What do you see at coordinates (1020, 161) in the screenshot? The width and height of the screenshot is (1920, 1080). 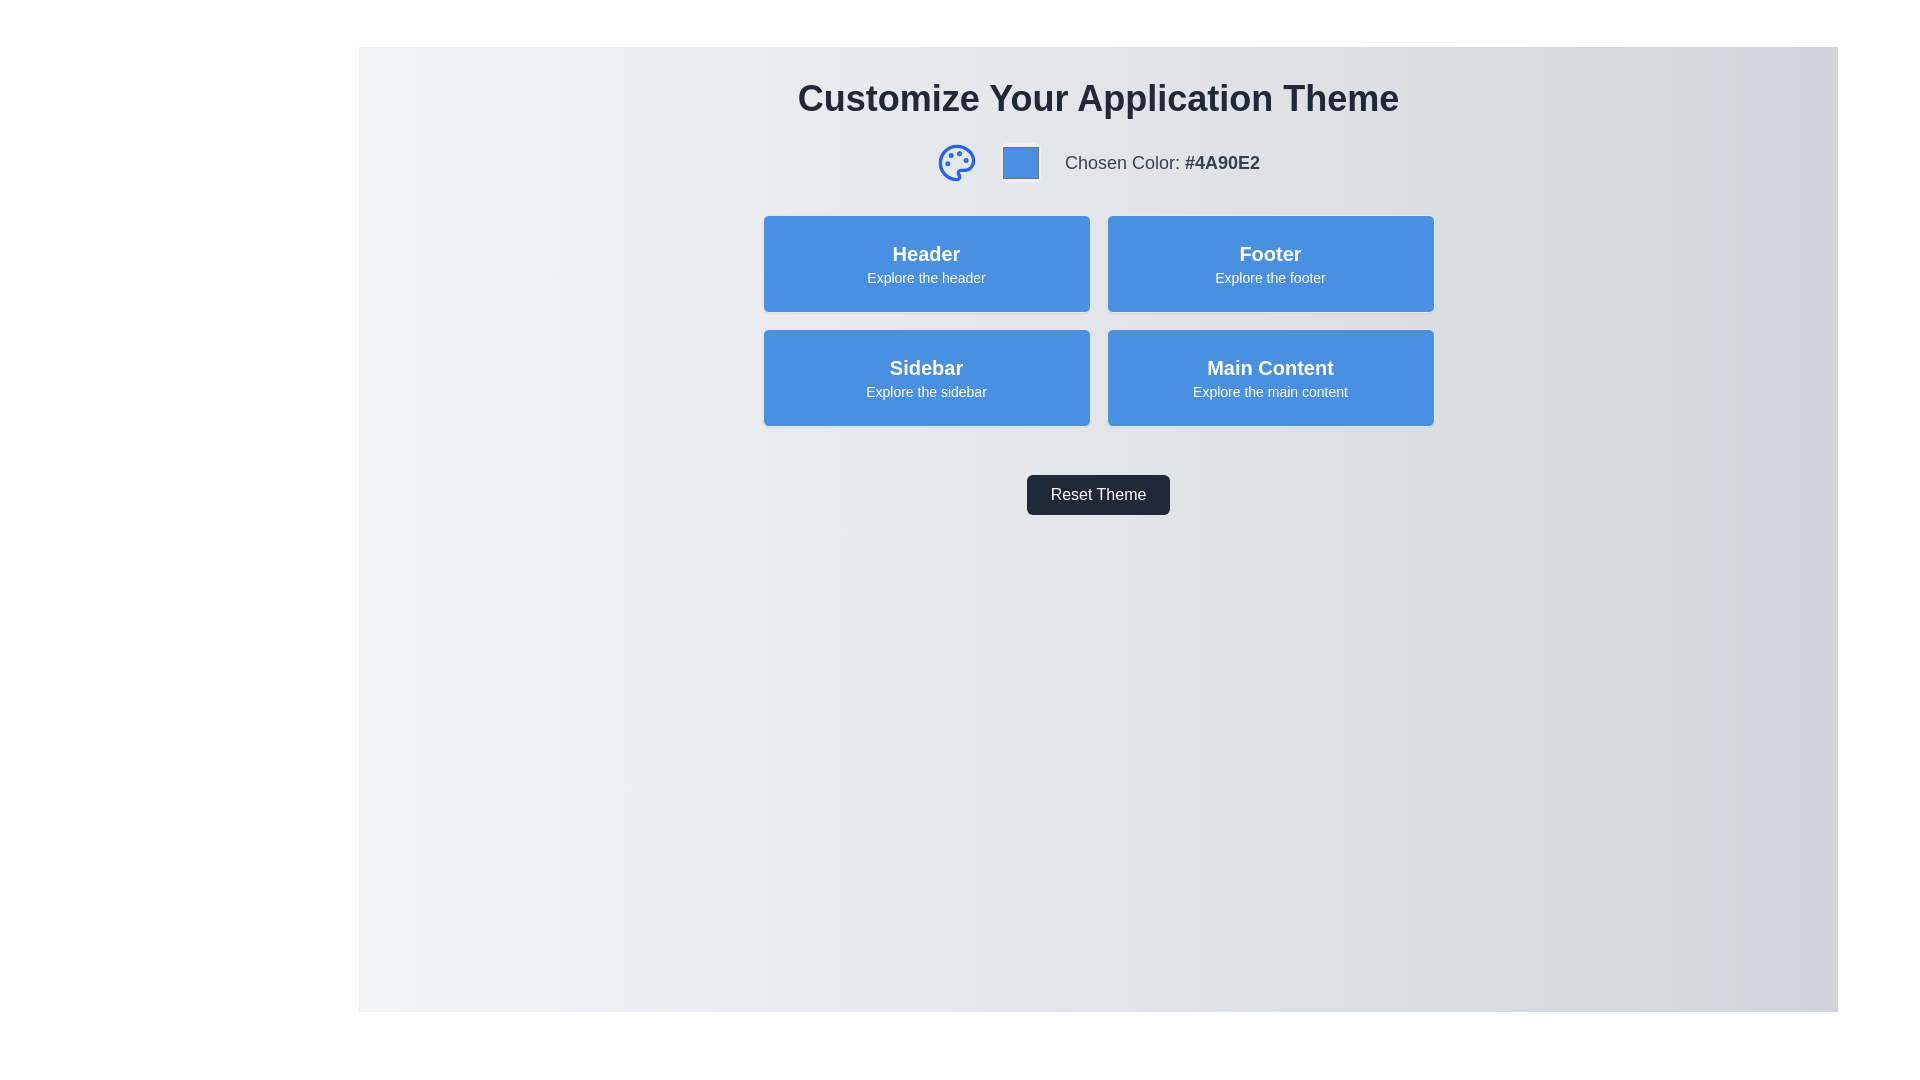 I see `the color selector input element` at bounding box center [1020, 161].